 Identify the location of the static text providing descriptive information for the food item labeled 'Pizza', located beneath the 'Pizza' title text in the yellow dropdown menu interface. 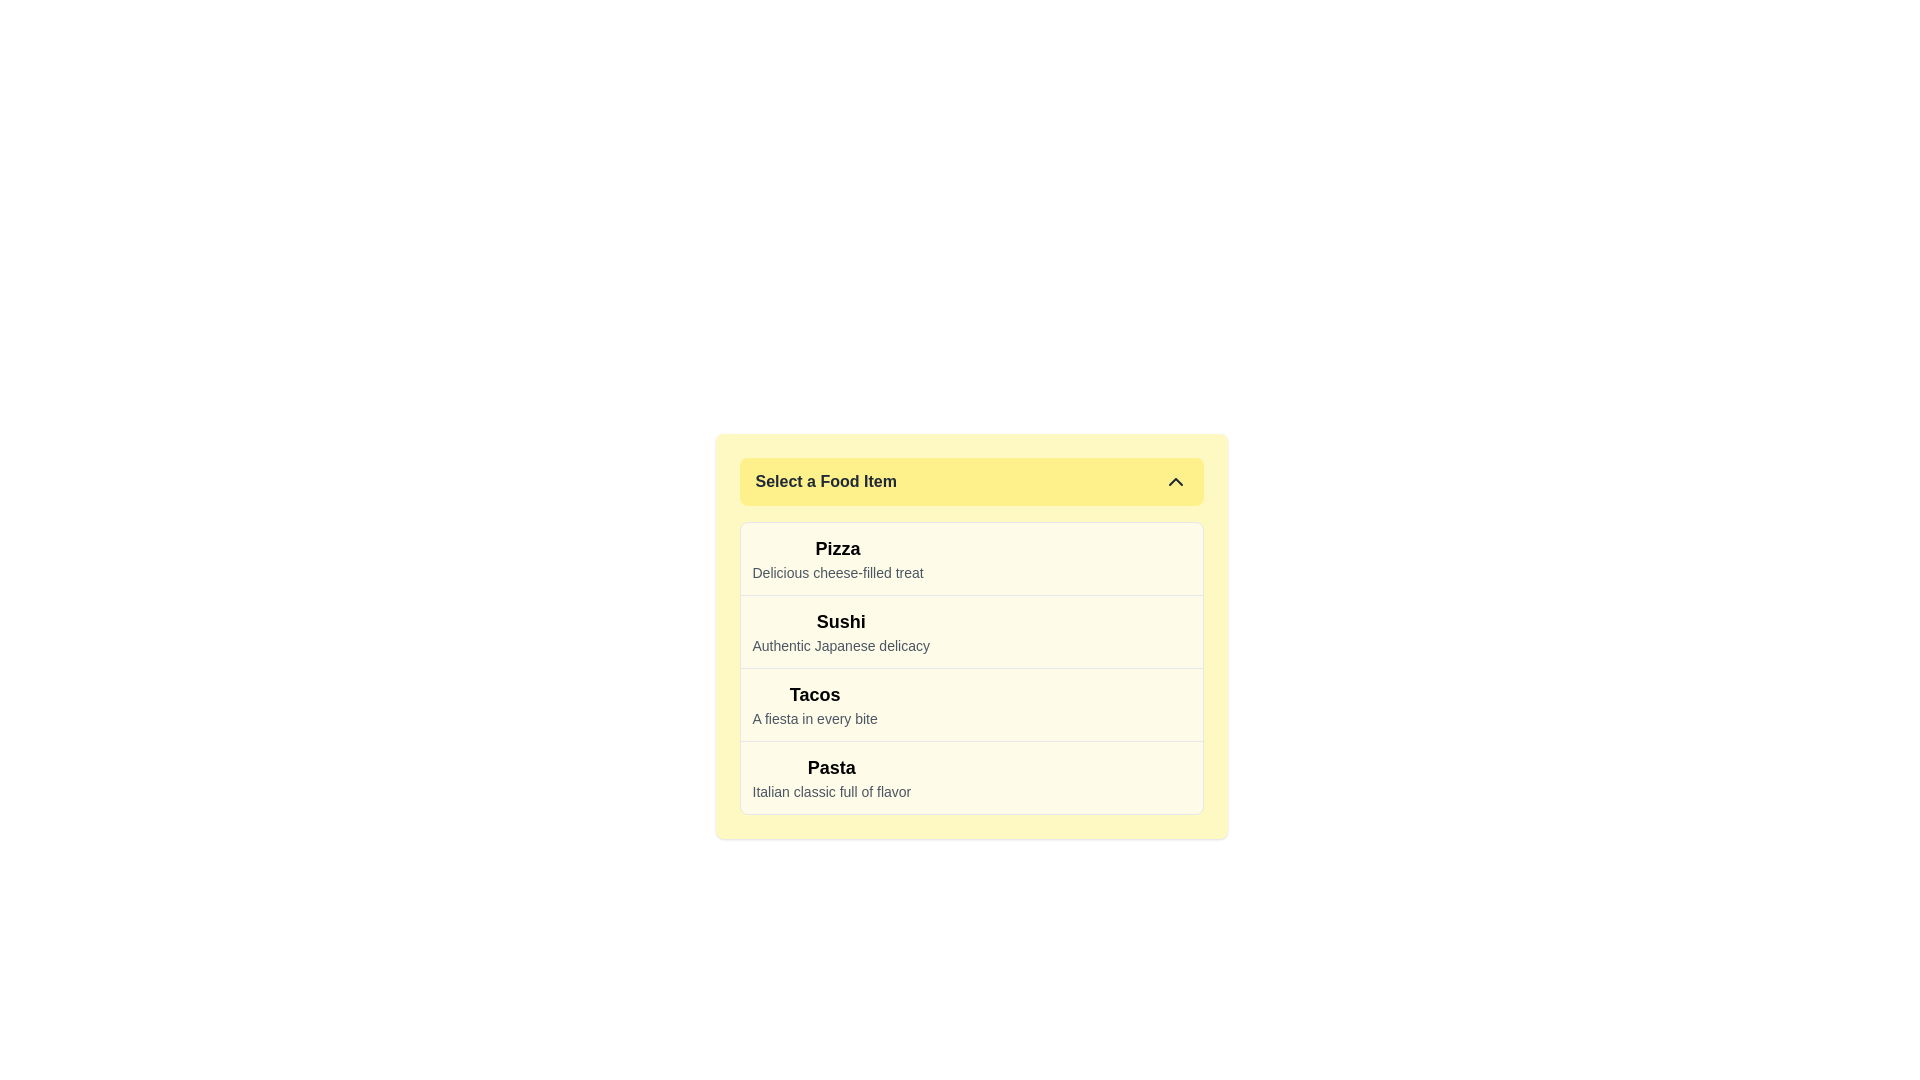
(838, 573).